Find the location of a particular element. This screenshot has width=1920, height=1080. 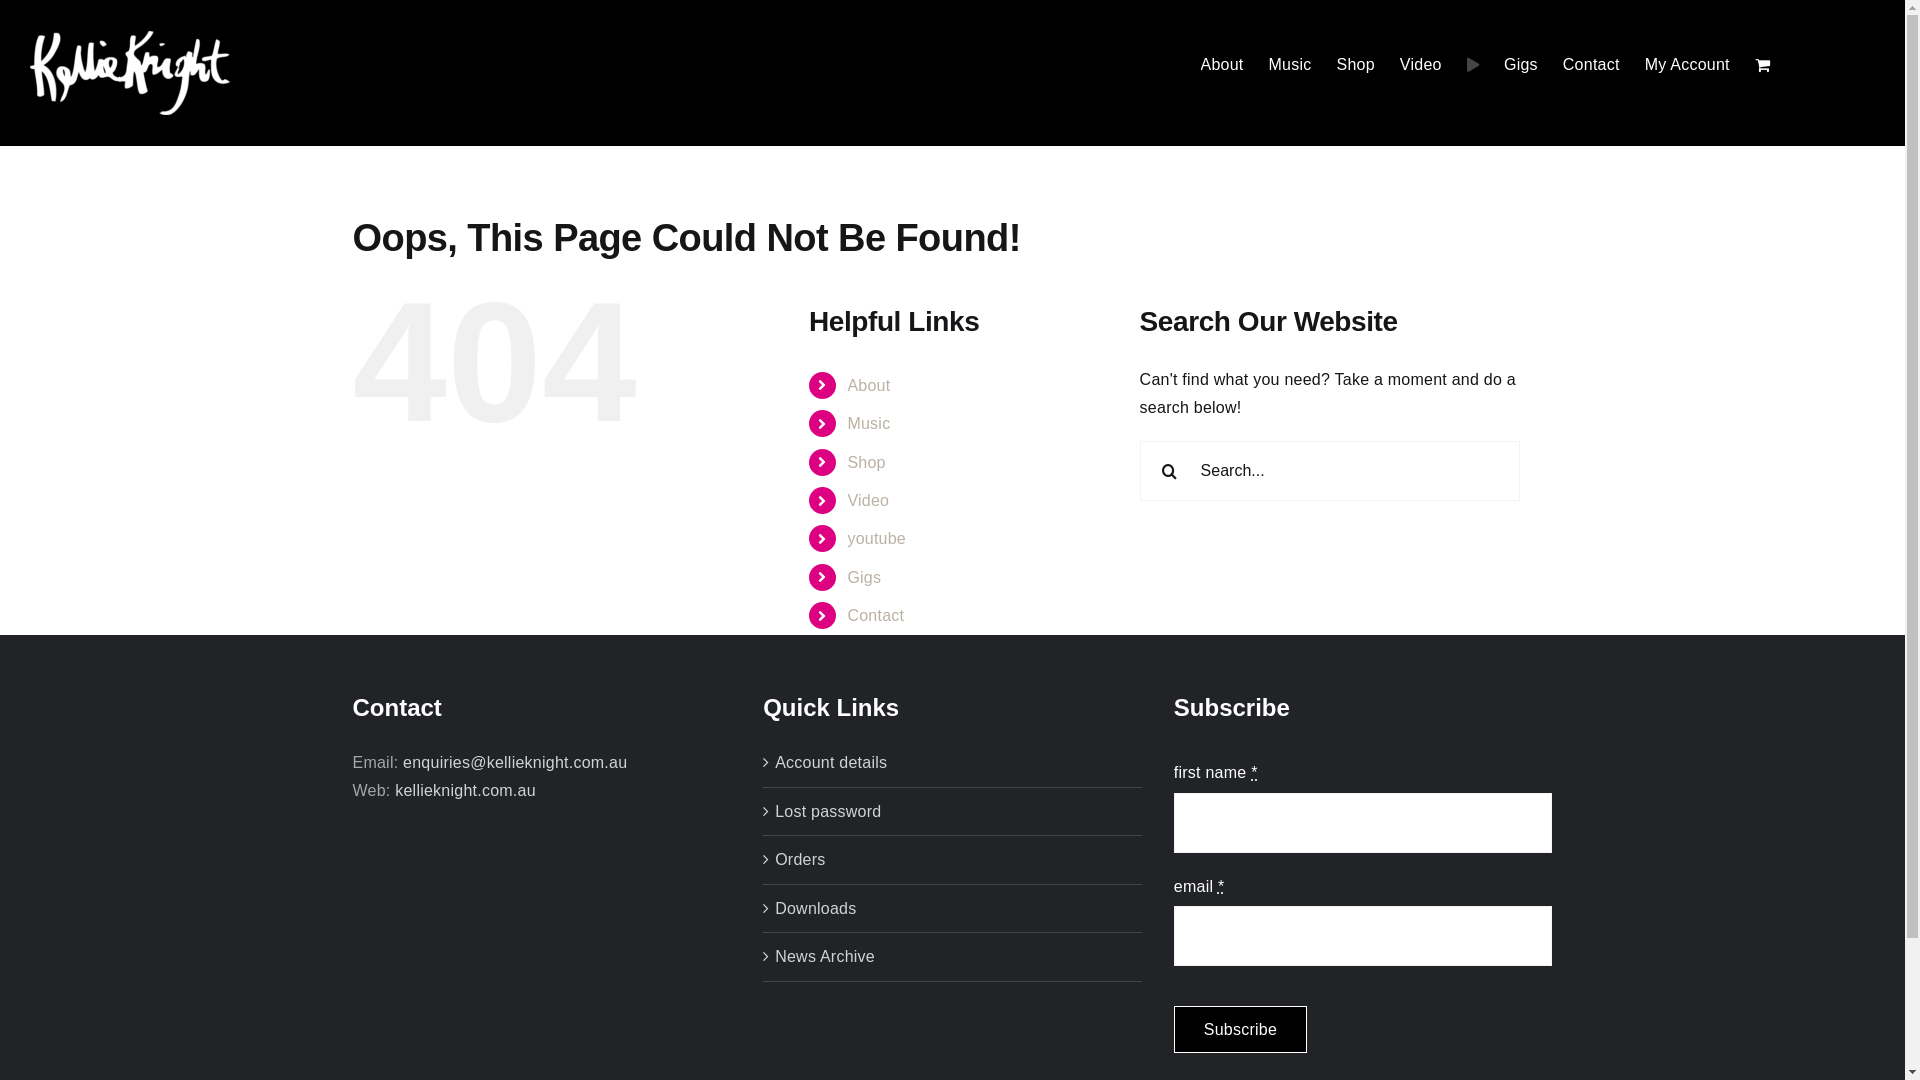

'News Archive' is located at coordinates (952, 955).